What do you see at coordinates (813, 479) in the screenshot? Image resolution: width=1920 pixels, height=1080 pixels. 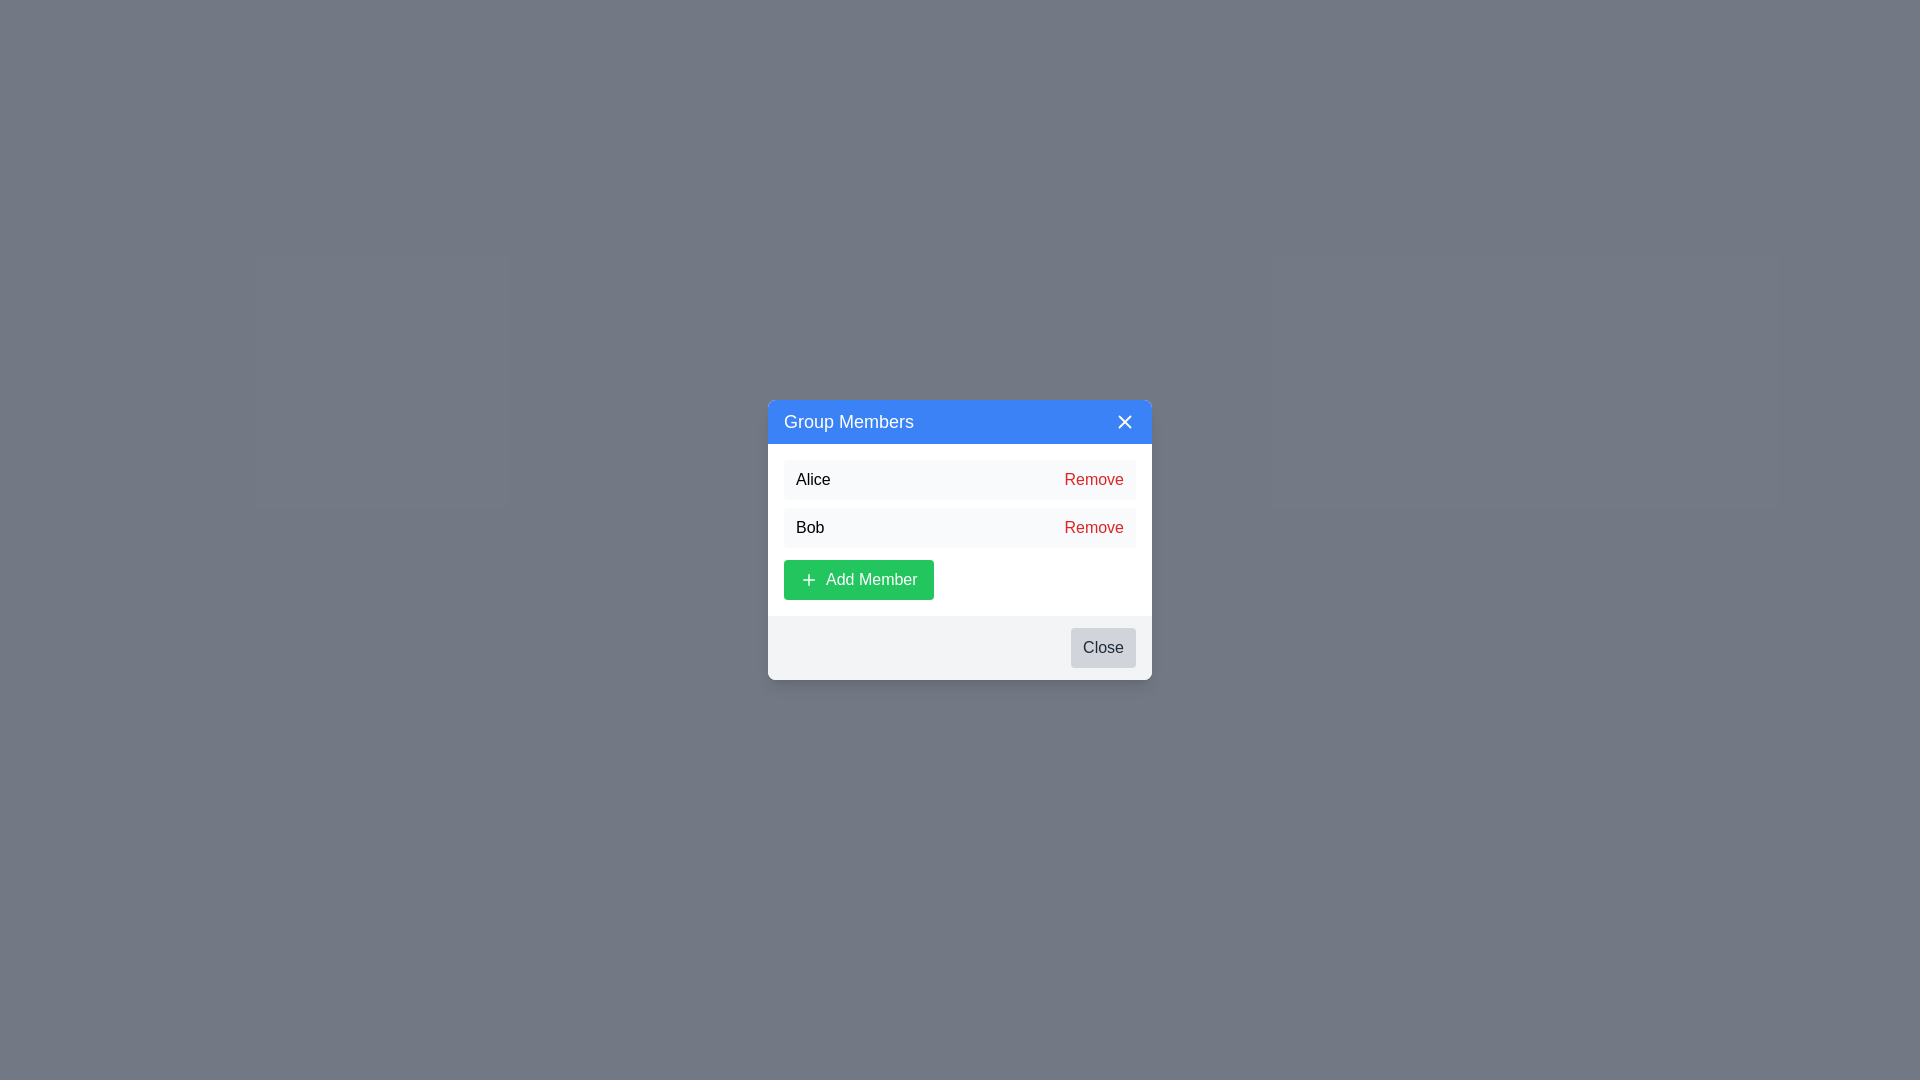 I see `the text label displaying the name 'Alice' in the 'Group Members' dialog box, which is the first item in the member list` at bounding box center [813, 479].